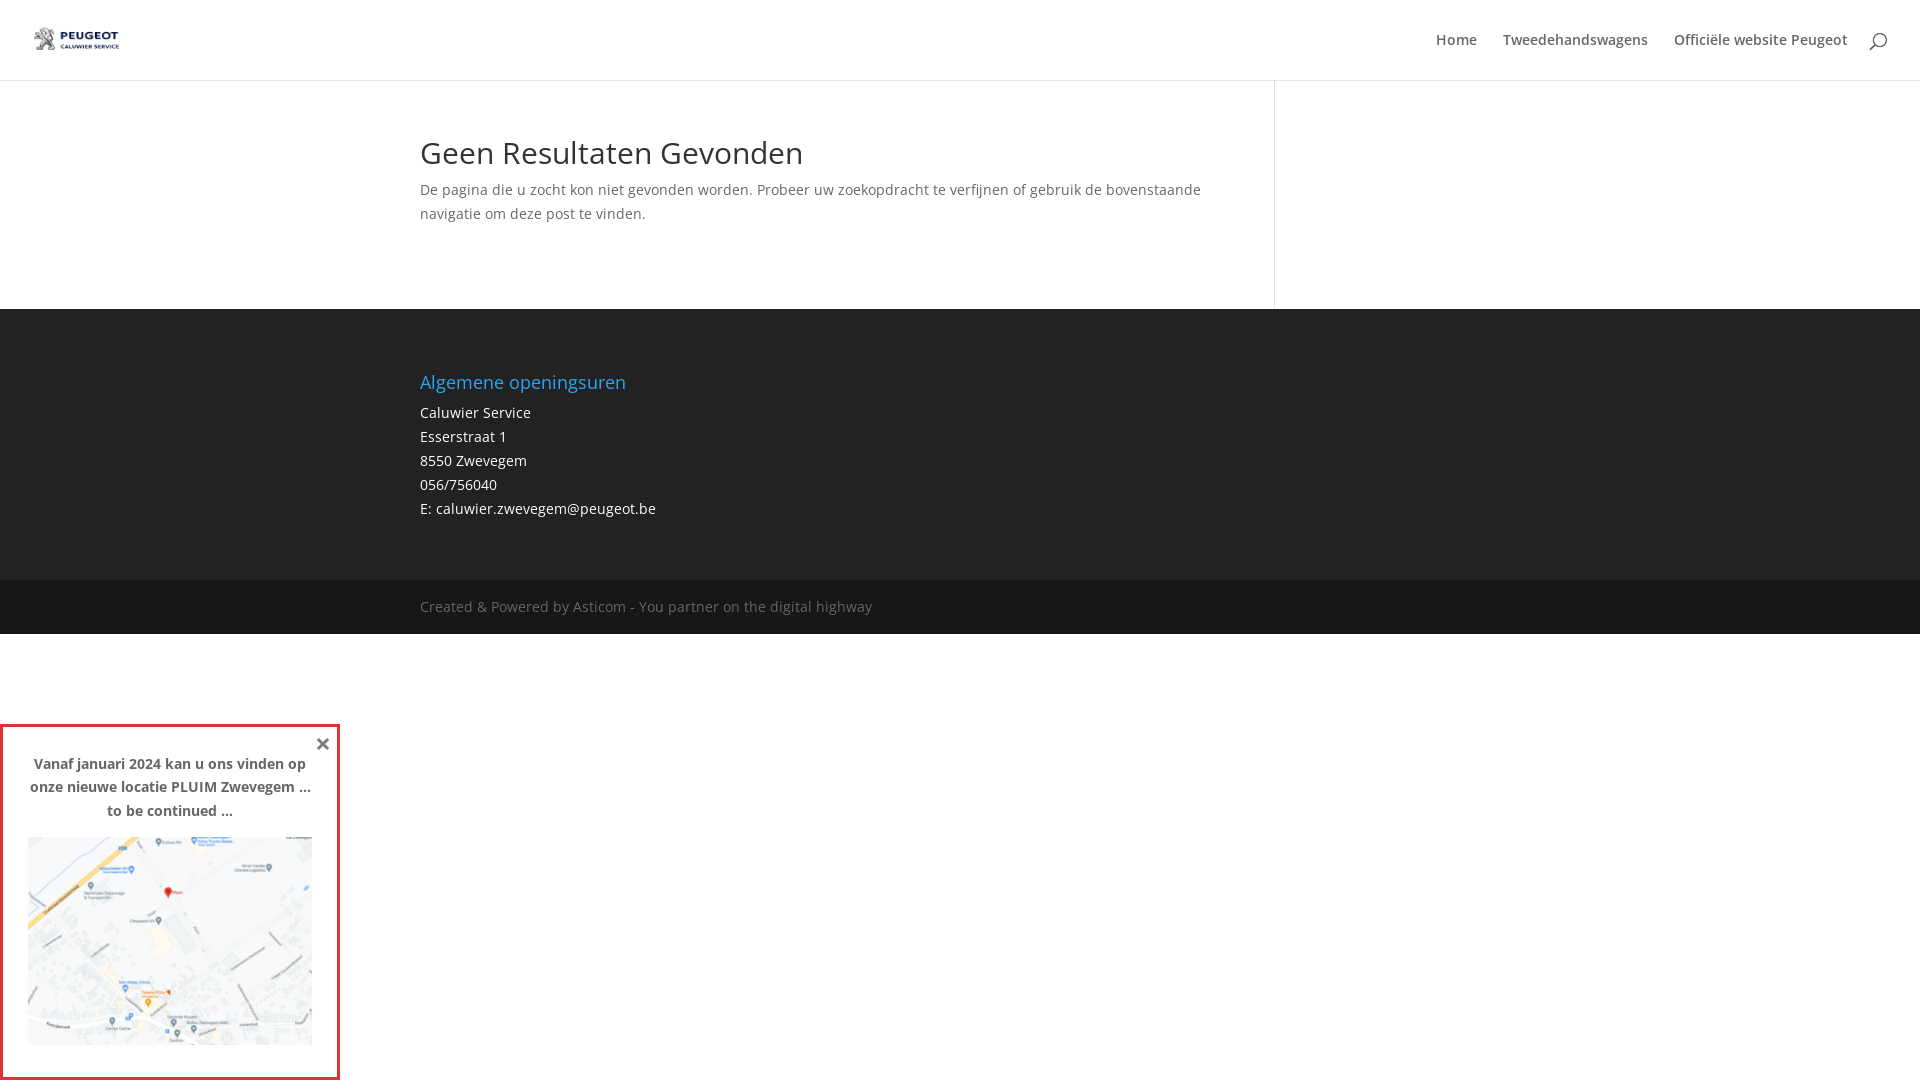 The height and width of the screenshot is (1080, 1920). Describe the element at coordinates (1456, 55) in the screenshot. I see `'Home'` at that location.